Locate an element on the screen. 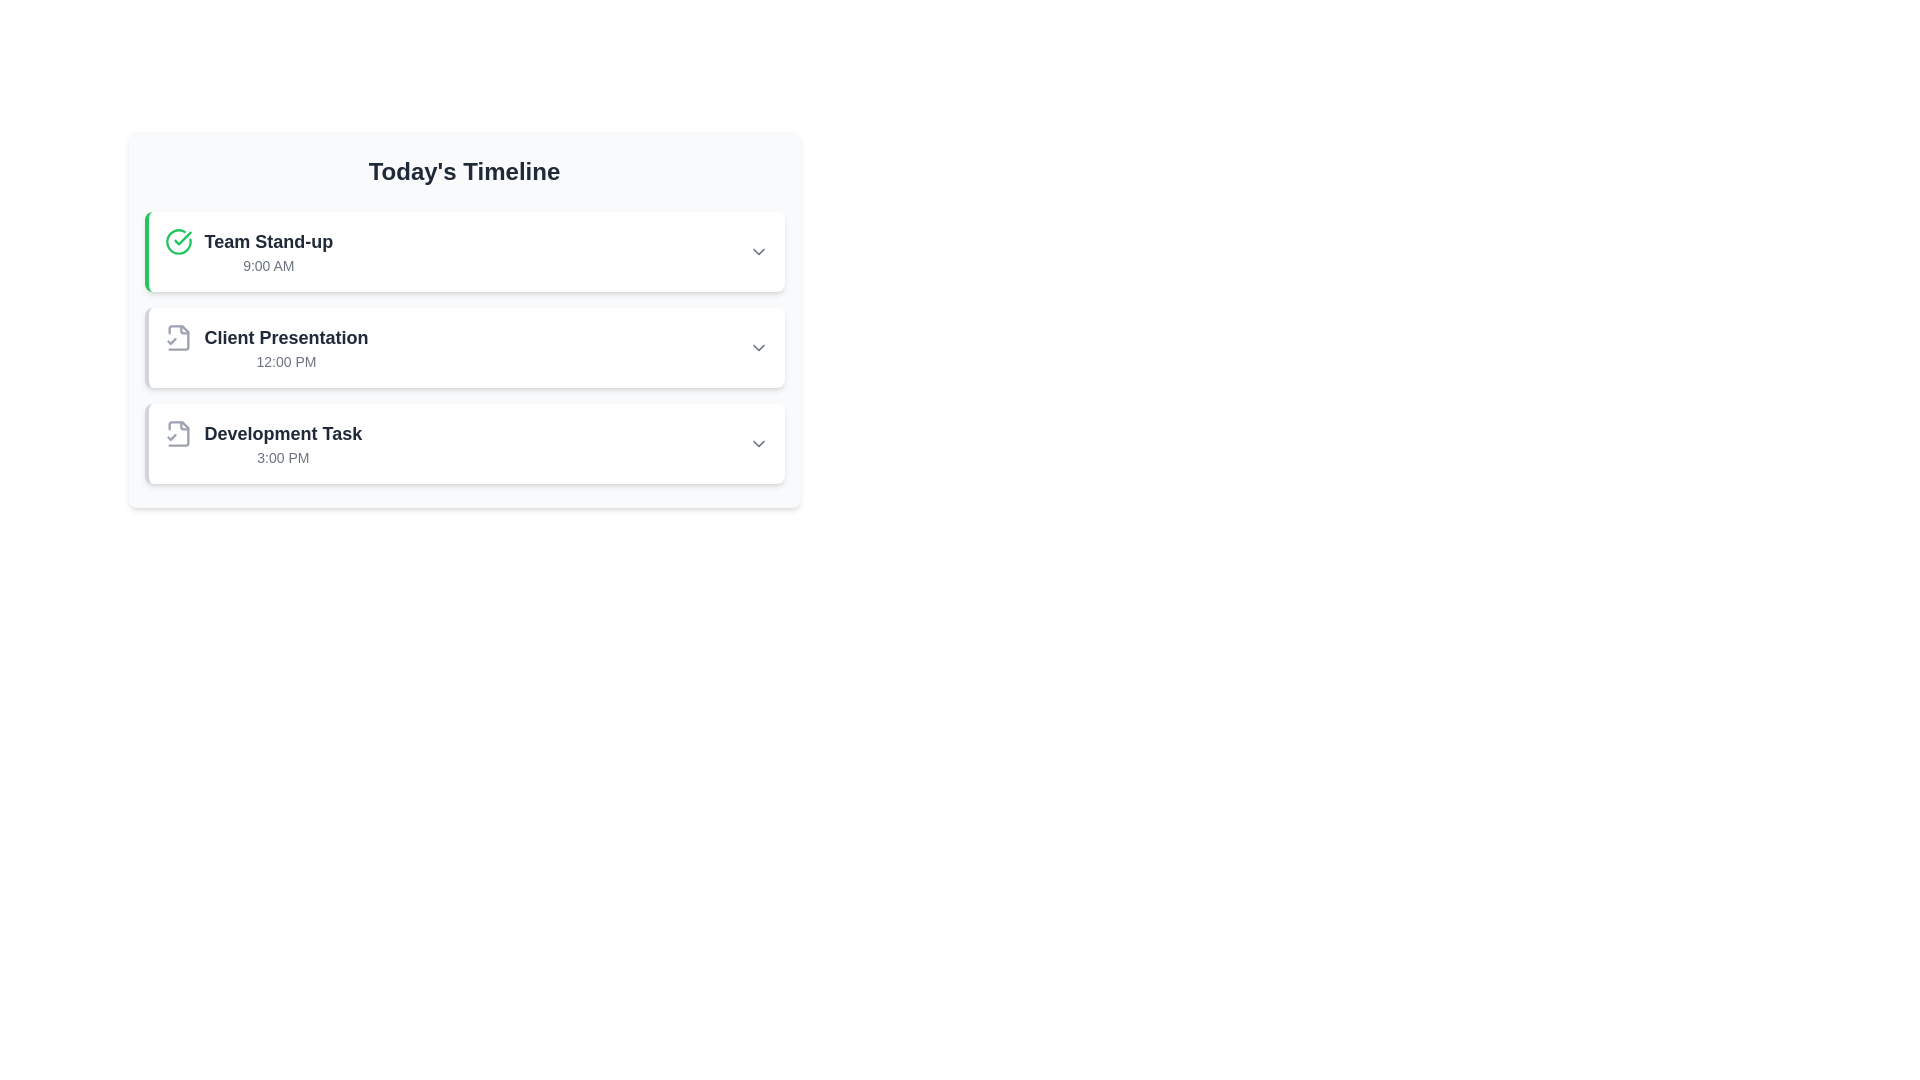  informational text component displaying 'Client Presentation' at '12:00 PM', located in the center of the view in the second section of 'Today's Timeline' is located at coordinates (285, 346).